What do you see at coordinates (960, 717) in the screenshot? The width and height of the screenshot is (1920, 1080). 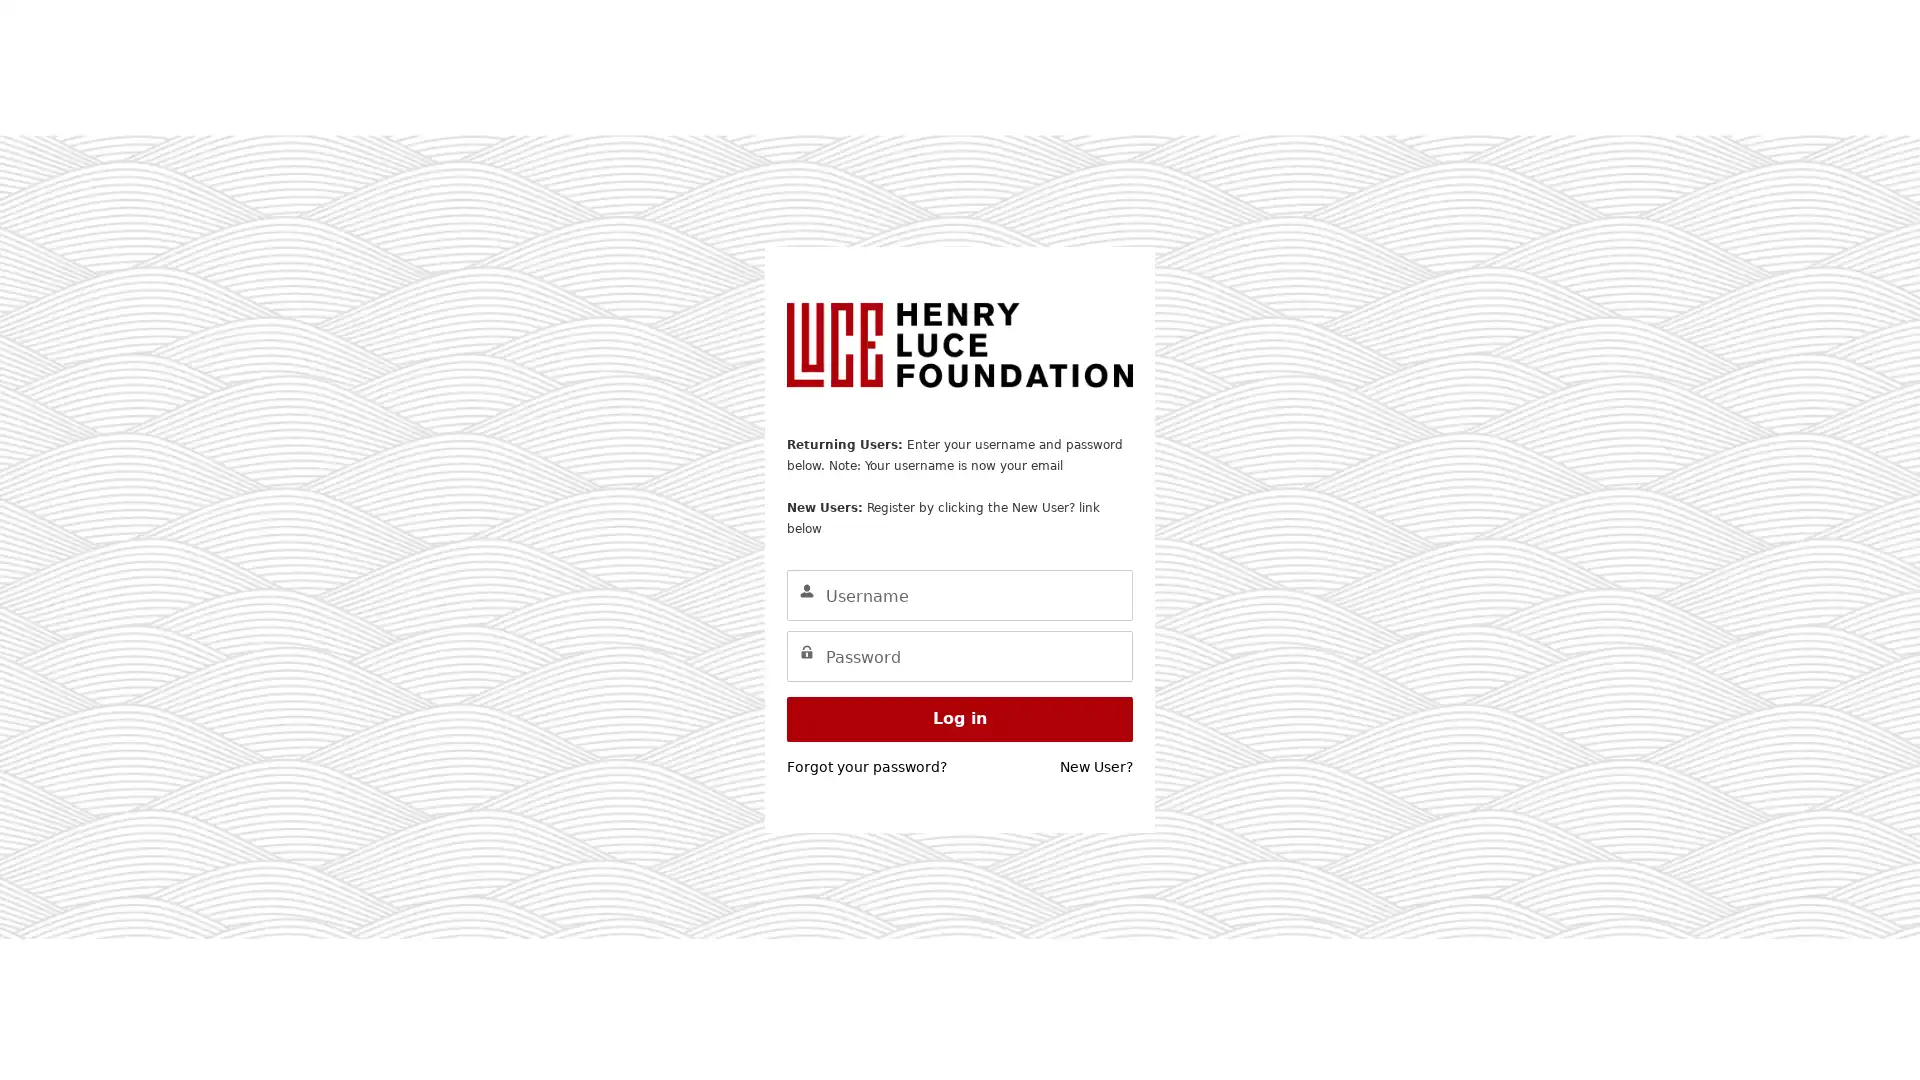 I see `Log in` at bounding box center [960, 717].